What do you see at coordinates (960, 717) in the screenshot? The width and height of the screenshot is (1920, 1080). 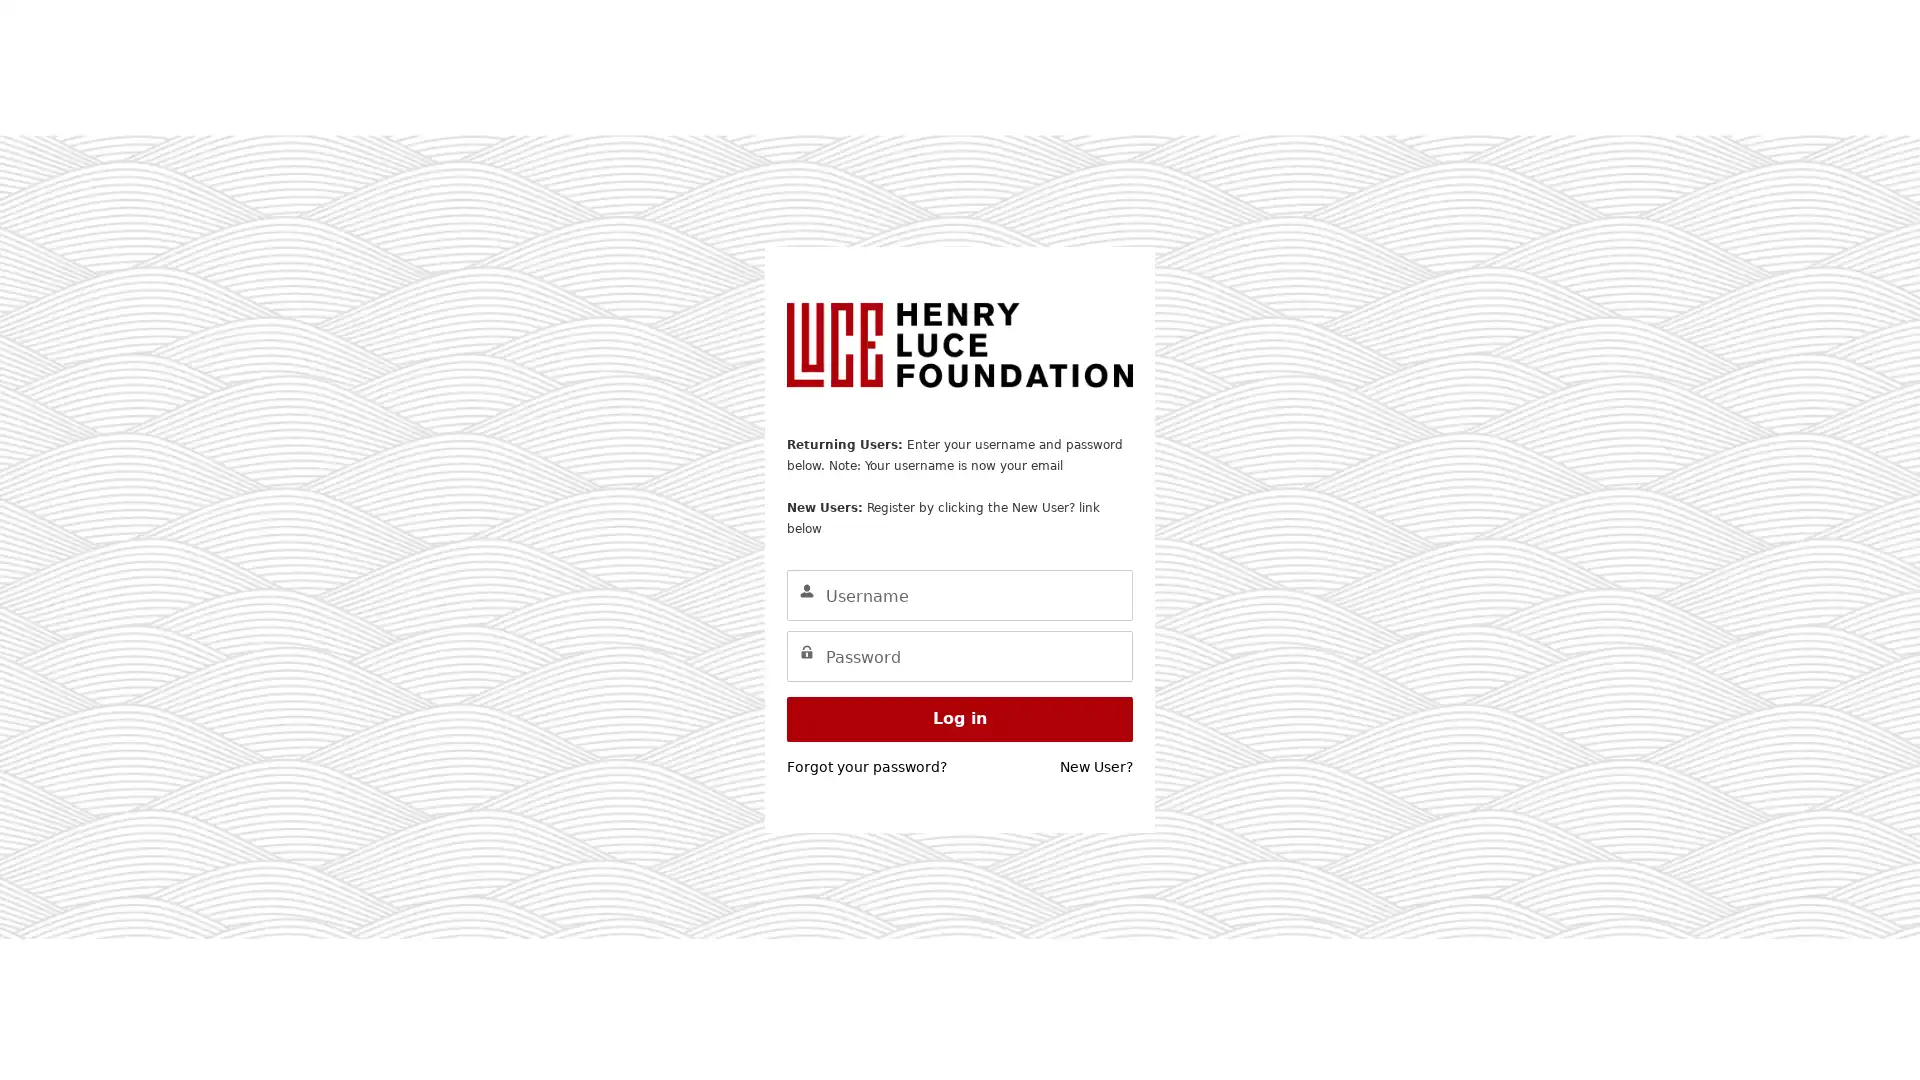 I see `Log in` at bounding box center [960, 717].